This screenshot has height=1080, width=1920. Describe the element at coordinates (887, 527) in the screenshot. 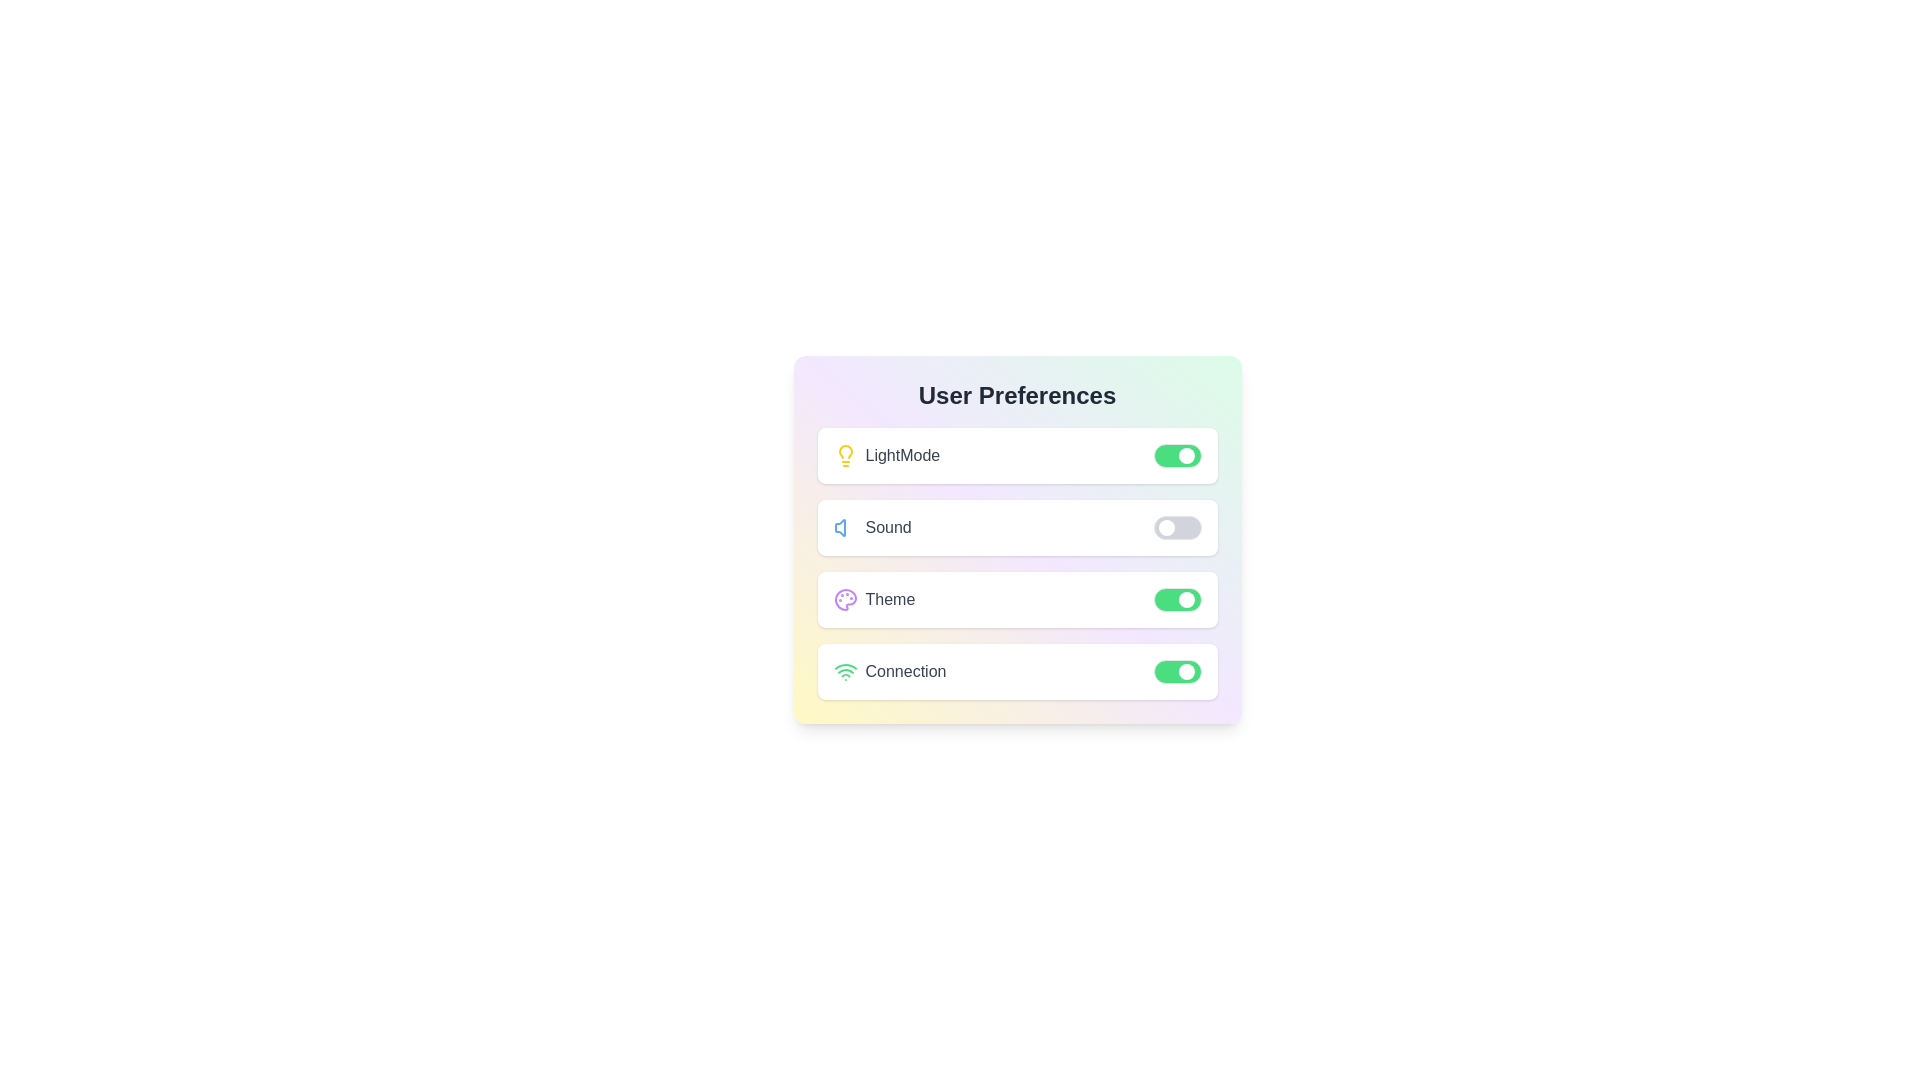

I see `the text label displaying 'Sound' which is bold, capitalized, and gray, located under the 'User Preferences' section, to the right of a blue speaker icon and left of a toggle switch` at that location.